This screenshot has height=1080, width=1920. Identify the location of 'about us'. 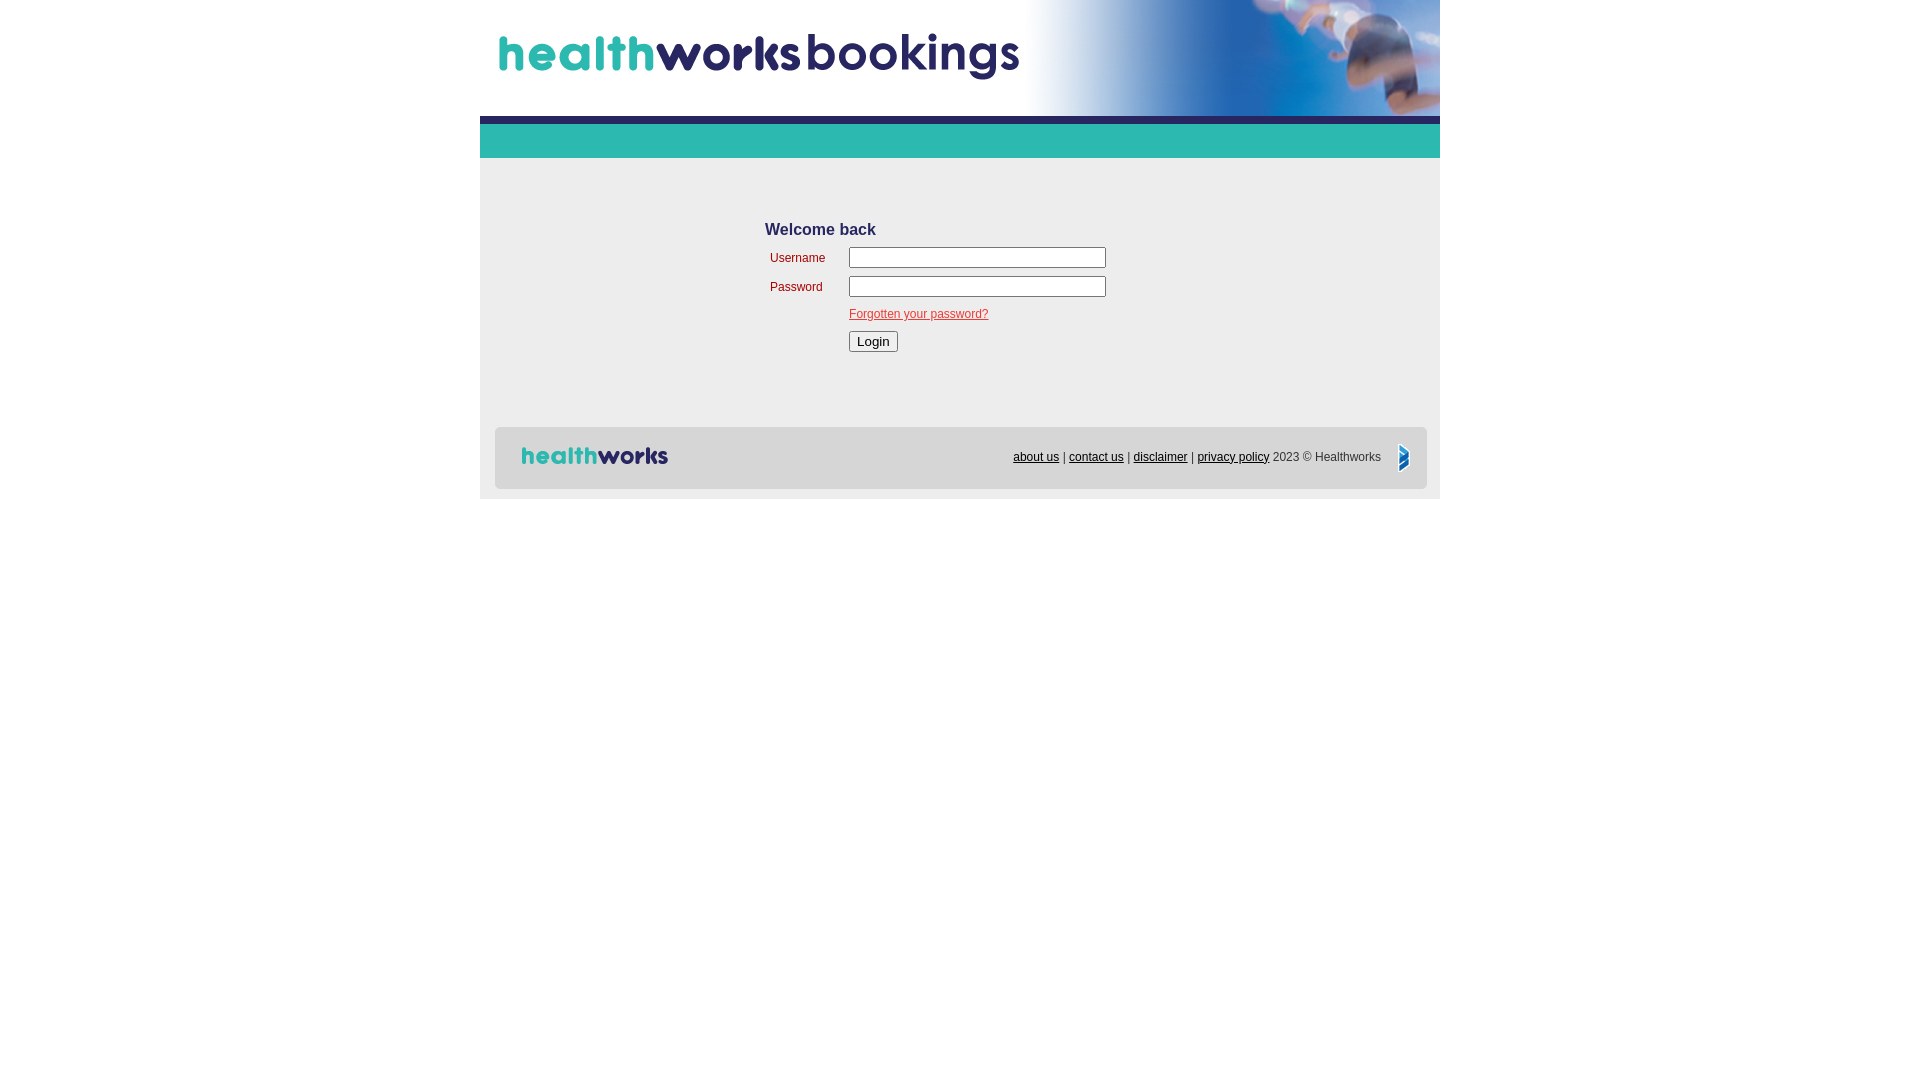
(1036, 456).